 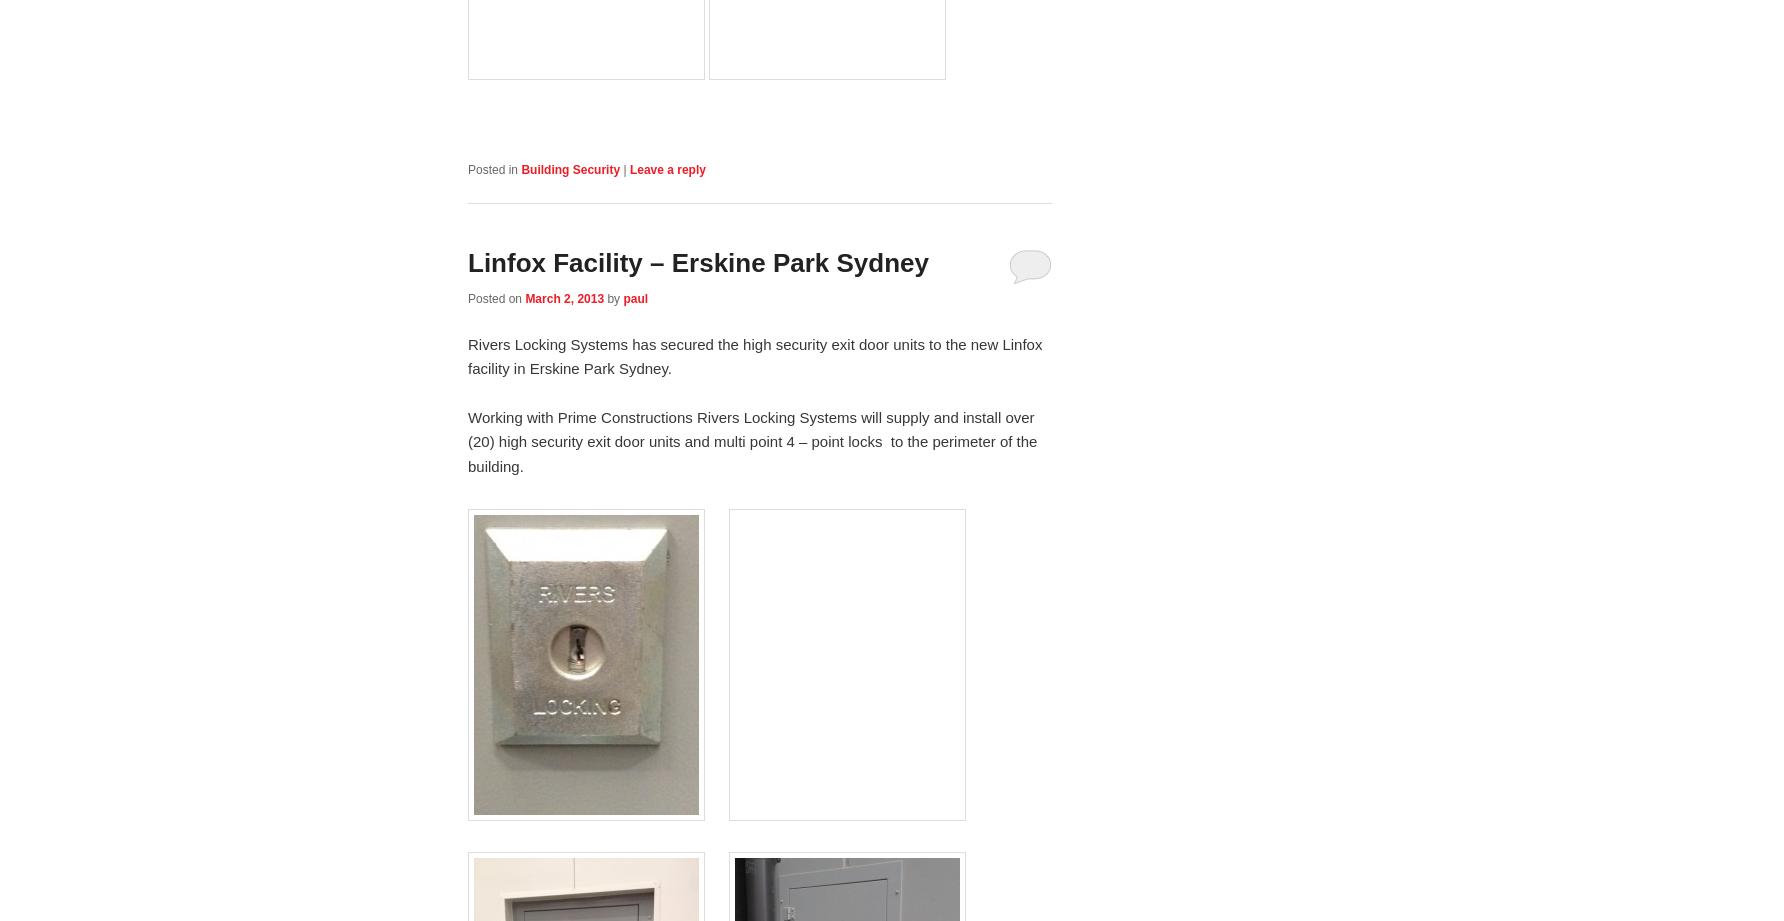 I want to click on 'Posted in', so click(x=492, y=168).